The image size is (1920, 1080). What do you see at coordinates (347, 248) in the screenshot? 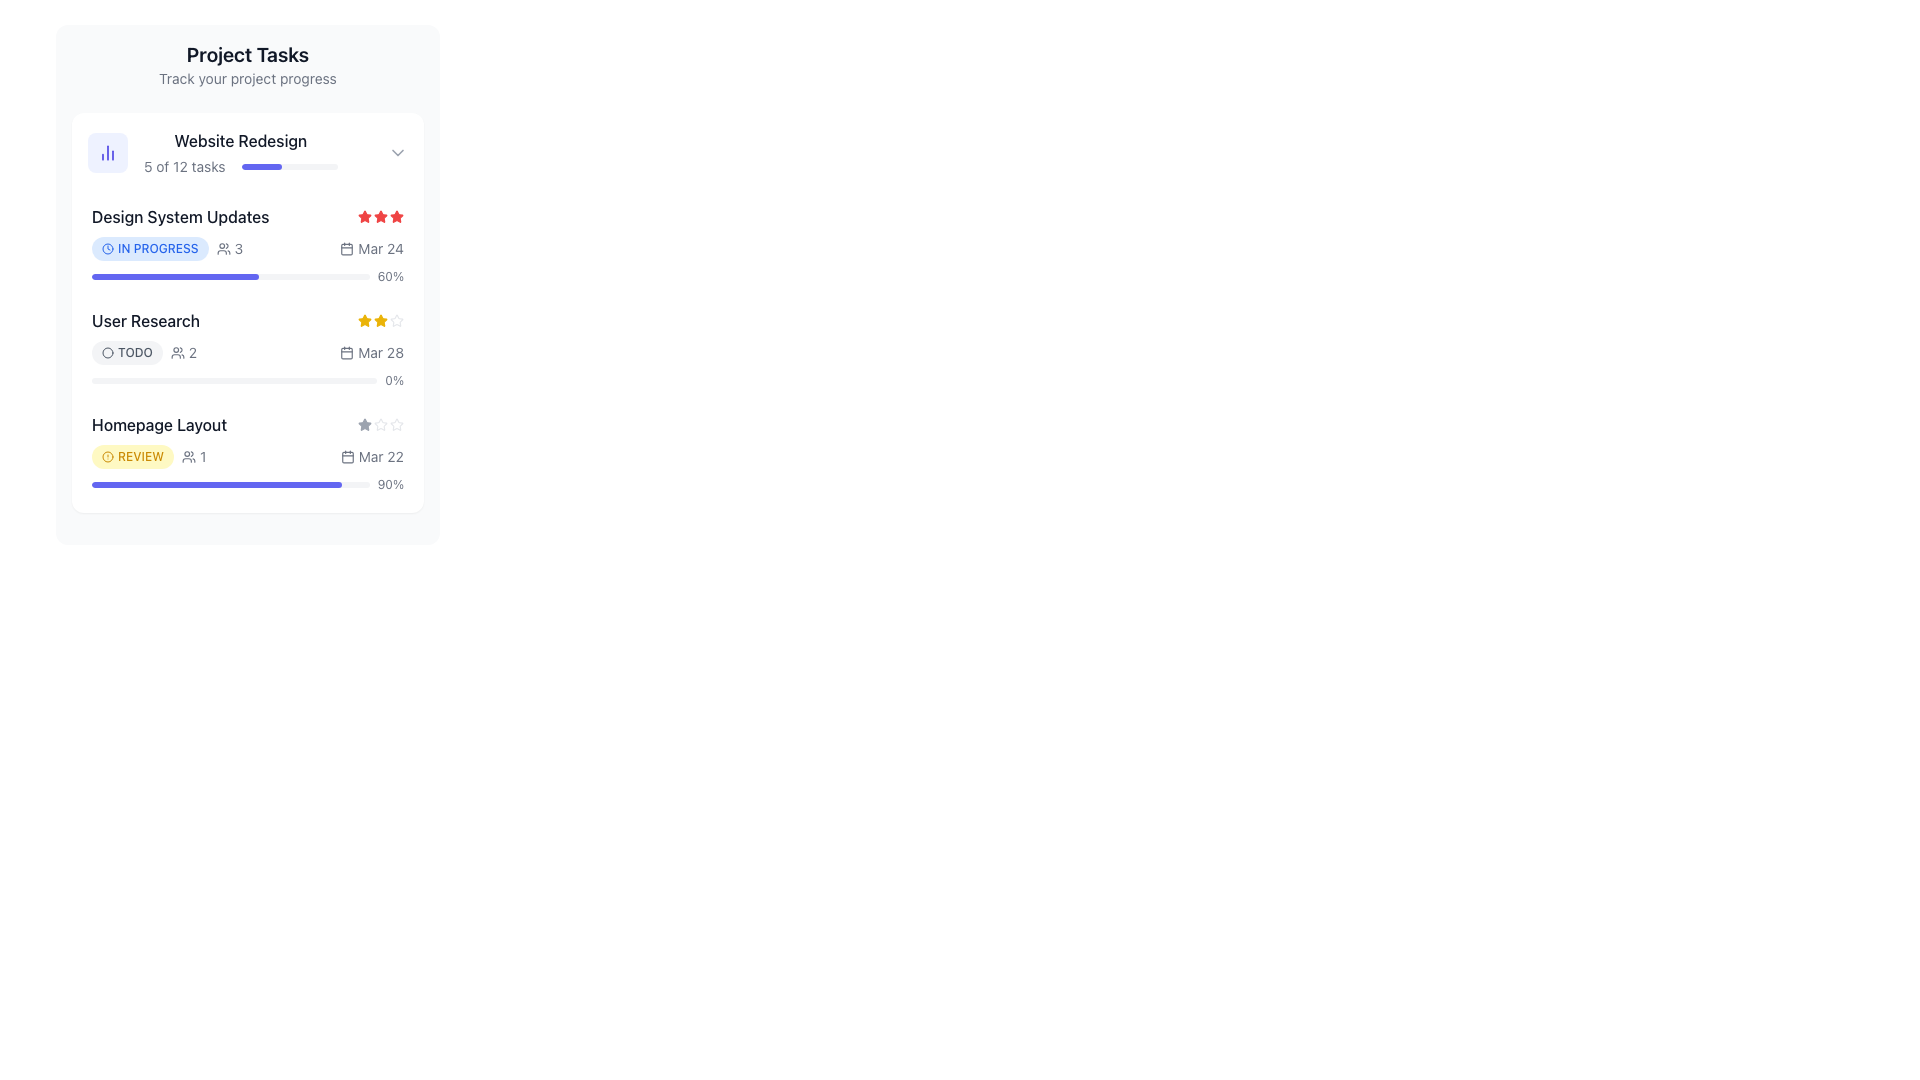
I see `the calendar icon located to the left of the date label 'Mar 24' in the 'Design System Updates' task entry` at bounding box center [347, 248].